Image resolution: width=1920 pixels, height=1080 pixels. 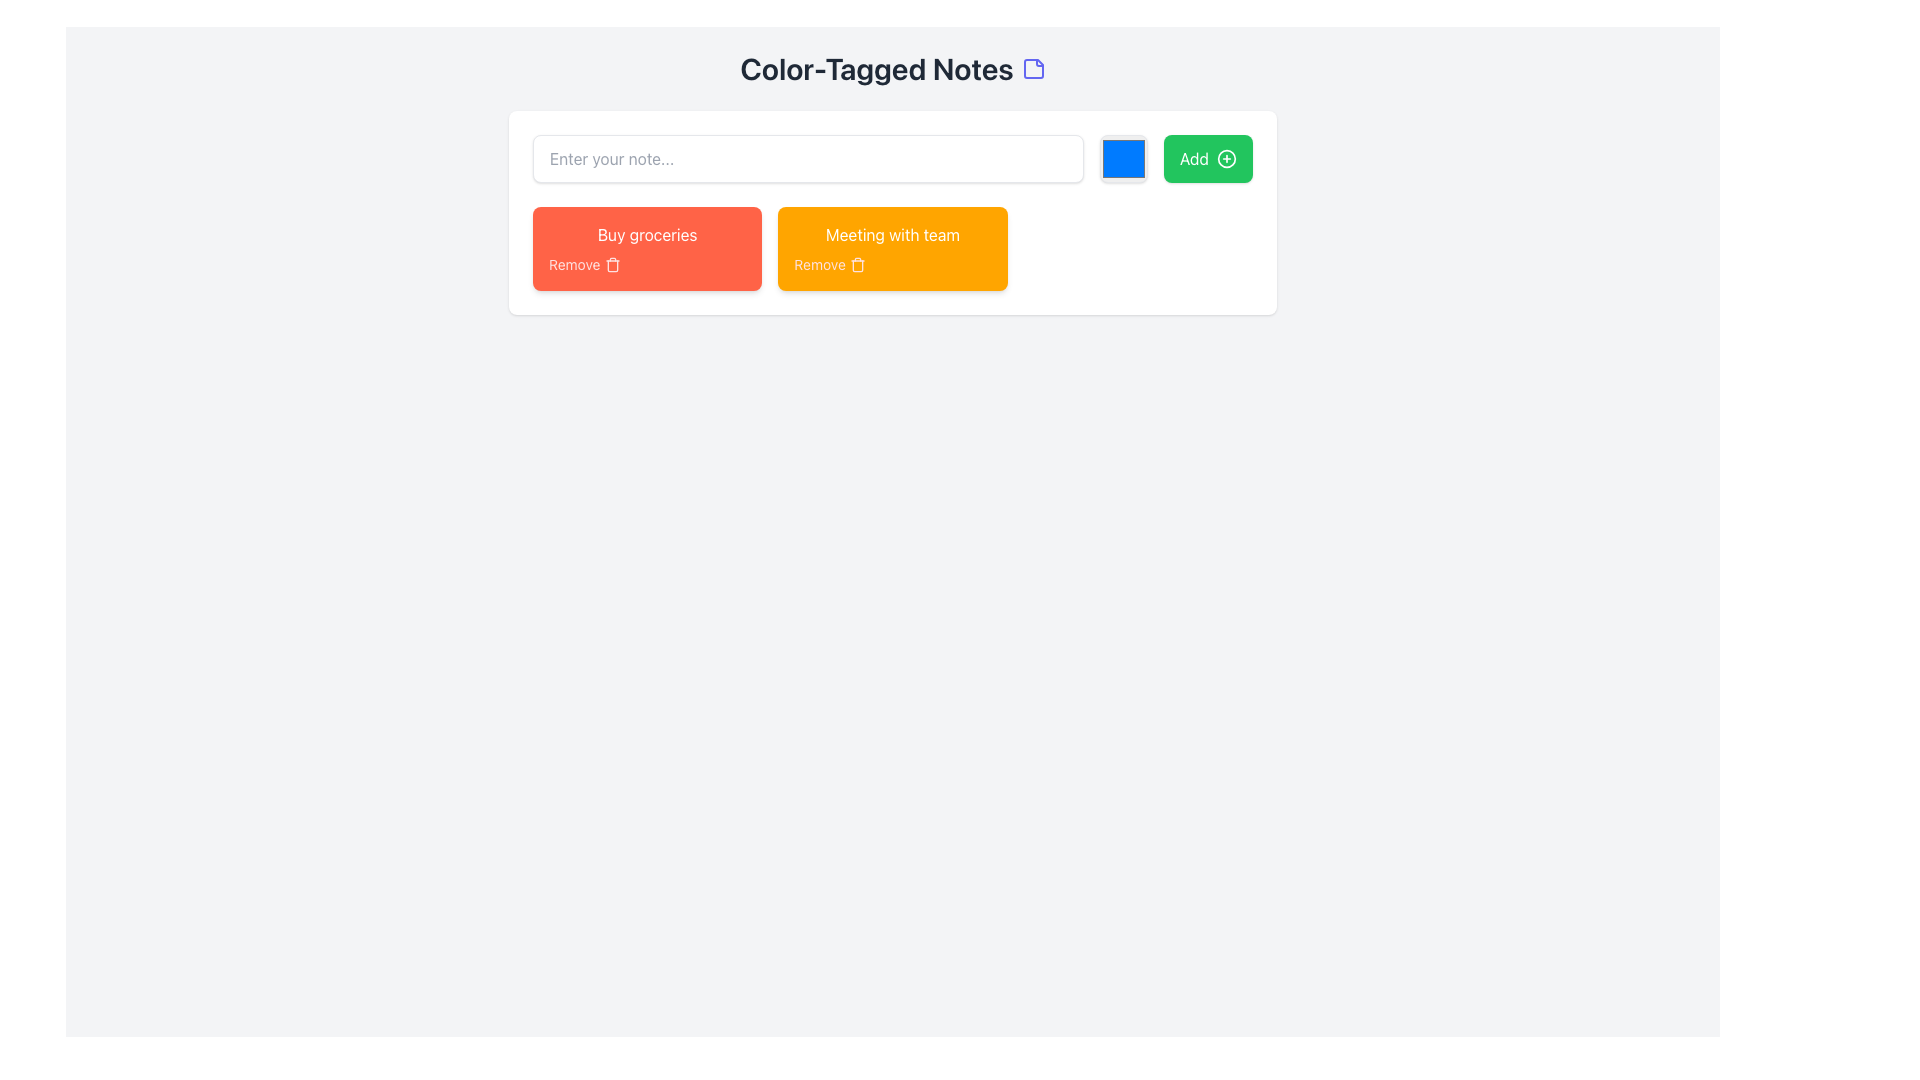 I want to click on the 24x24 pixel trash bin icon located to the right of the 'Remove' text in the button group of the 'Meeting with team' card, so click(x=857, y=264).